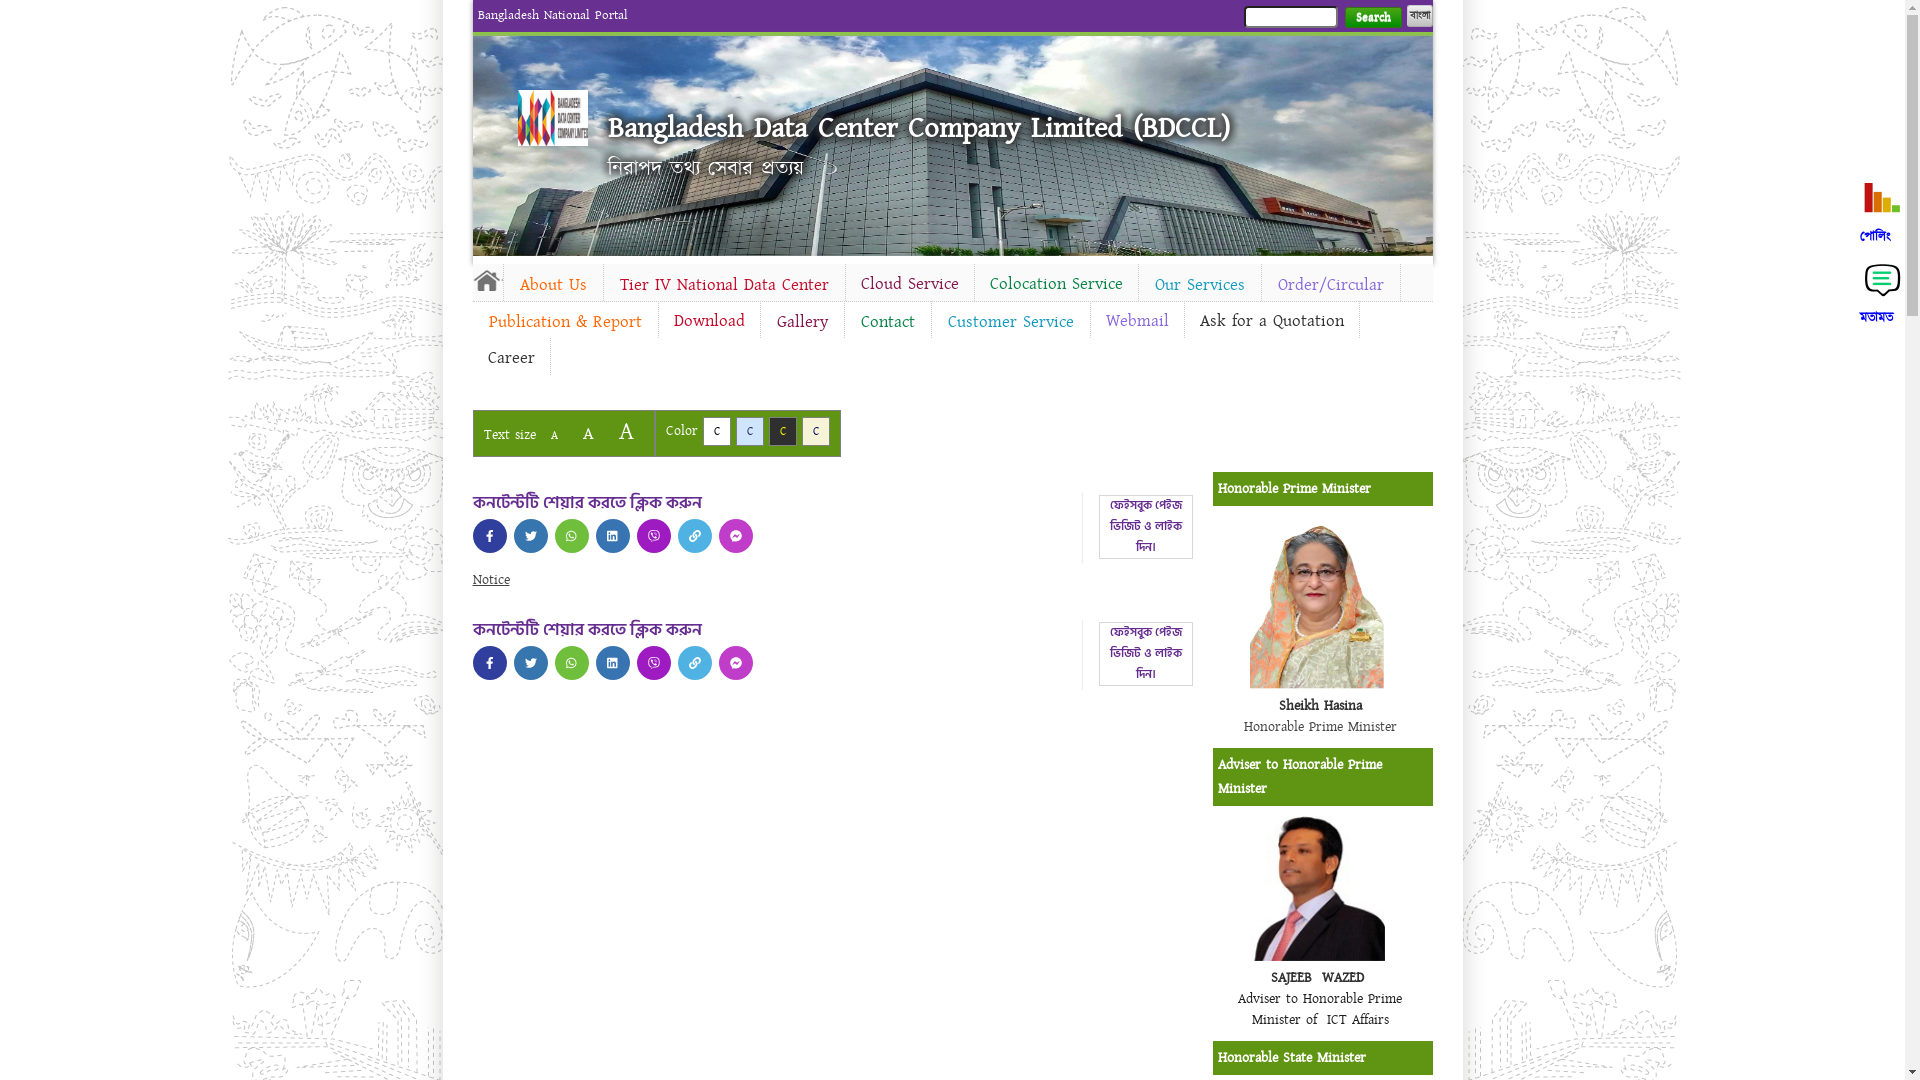 This screenshot has width=1920, height=1080. I want to click on 'Career', so click(510, 357).